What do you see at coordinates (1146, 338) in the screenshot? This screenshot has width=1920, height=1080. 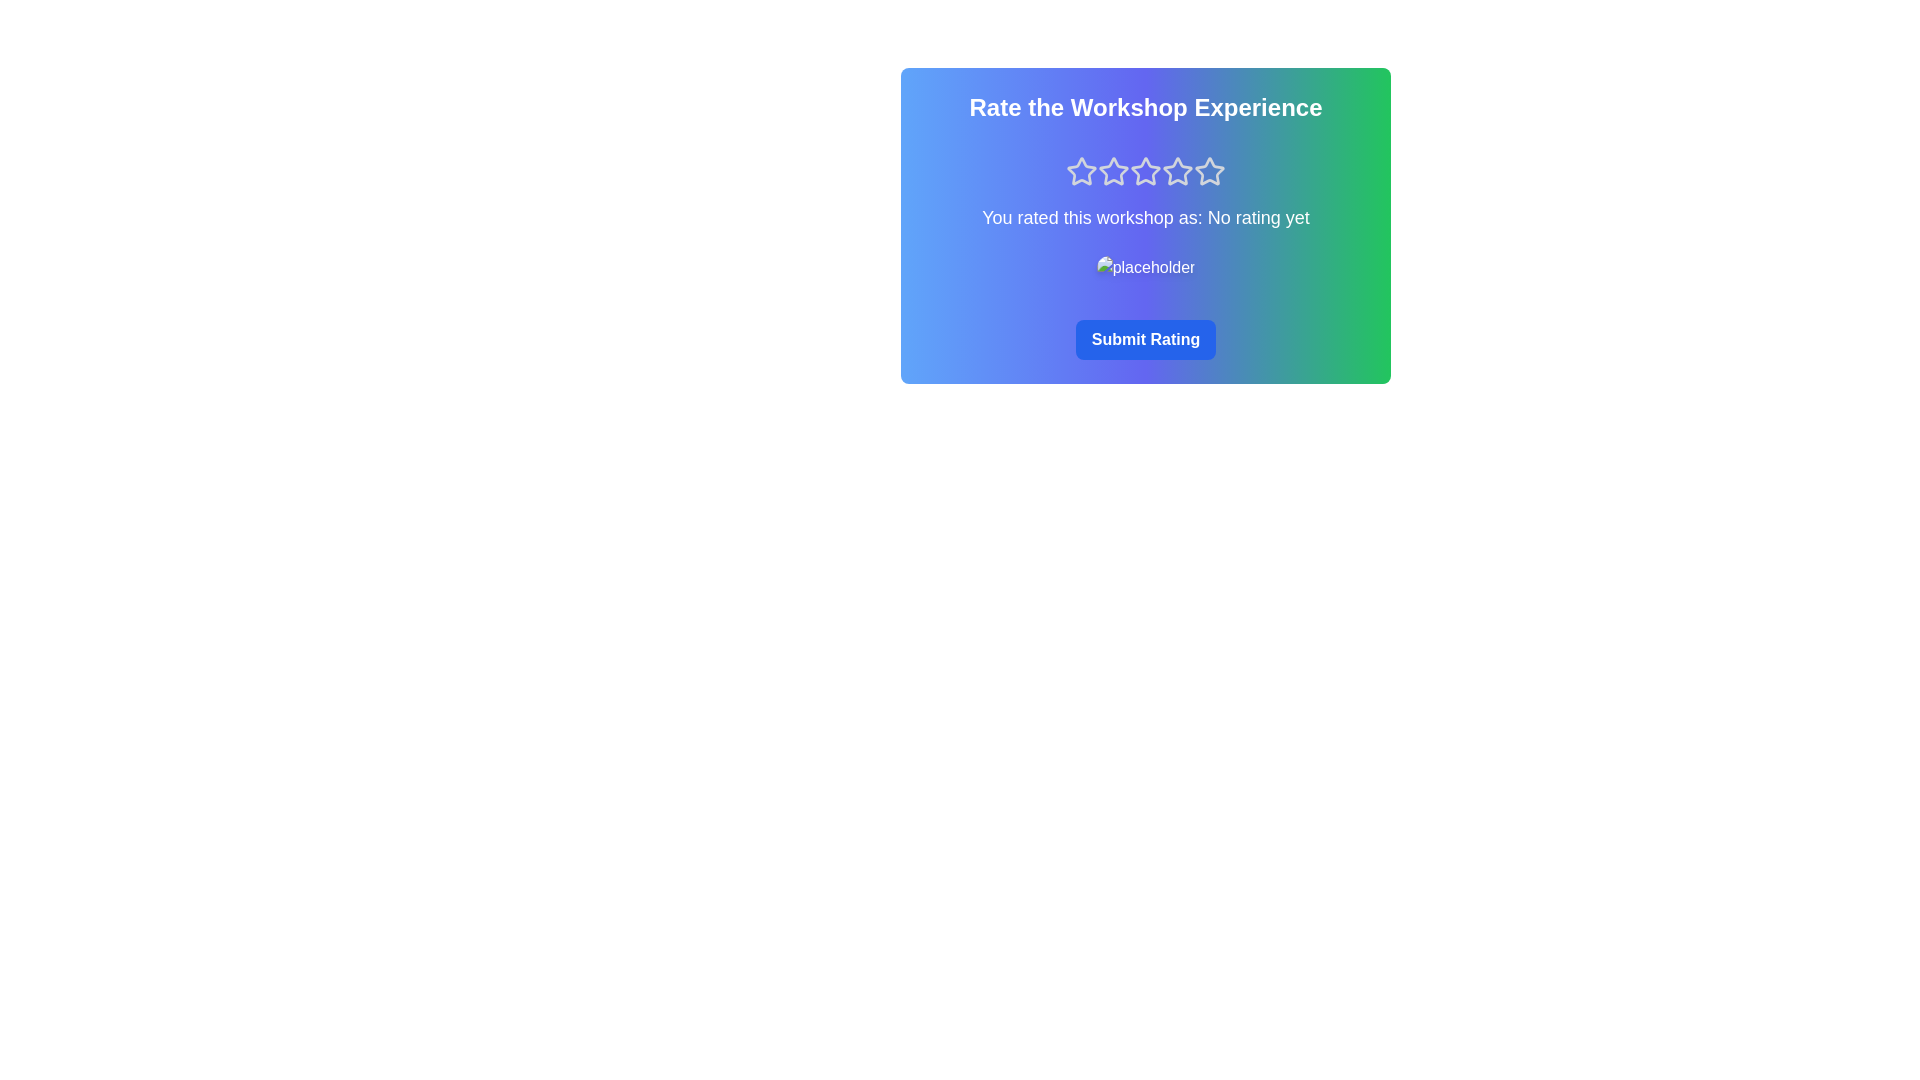 I see `the 'Submit Rating' button to submit the selected rating` at bounding box center [1146, 338].